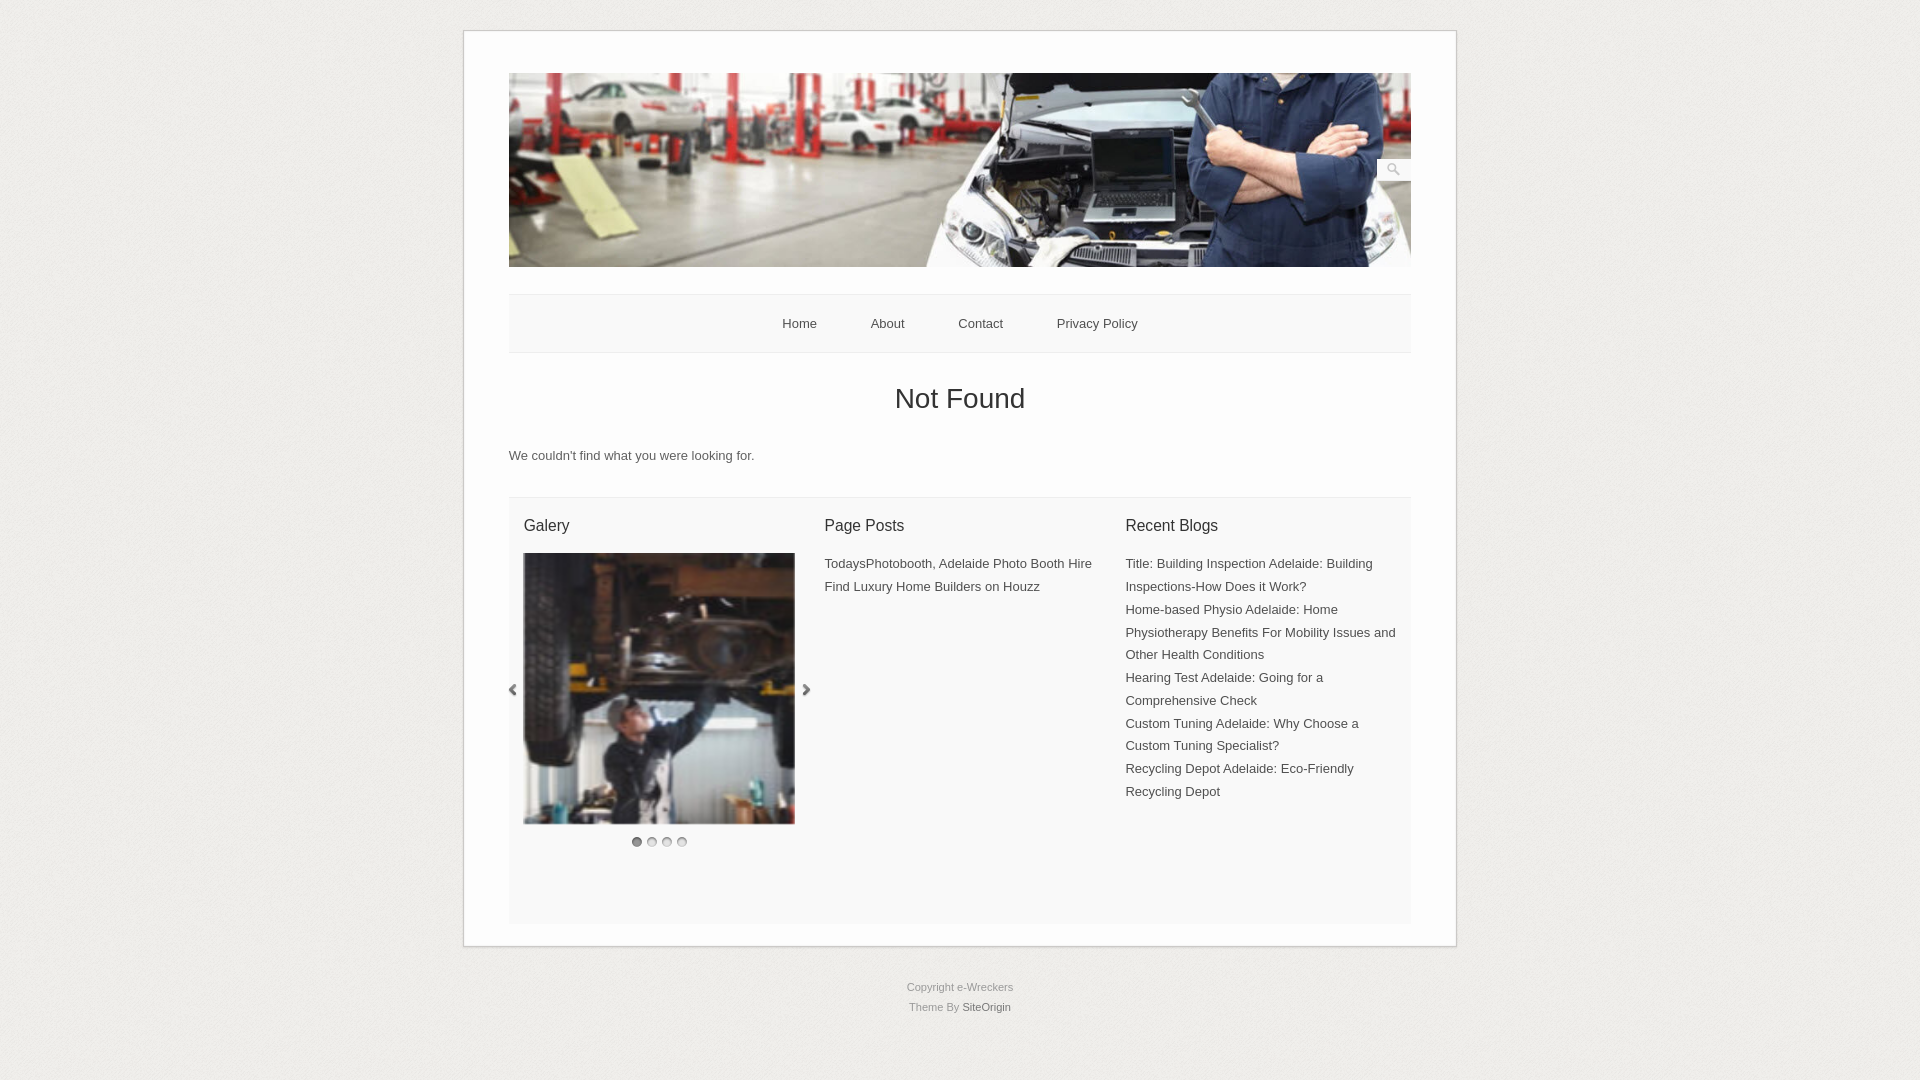  Describe the element at coordinates (957, 563) in the screenshot. I see `'TodaysPhotobooth, Adelaide Photo Booth Hire'` at that location.